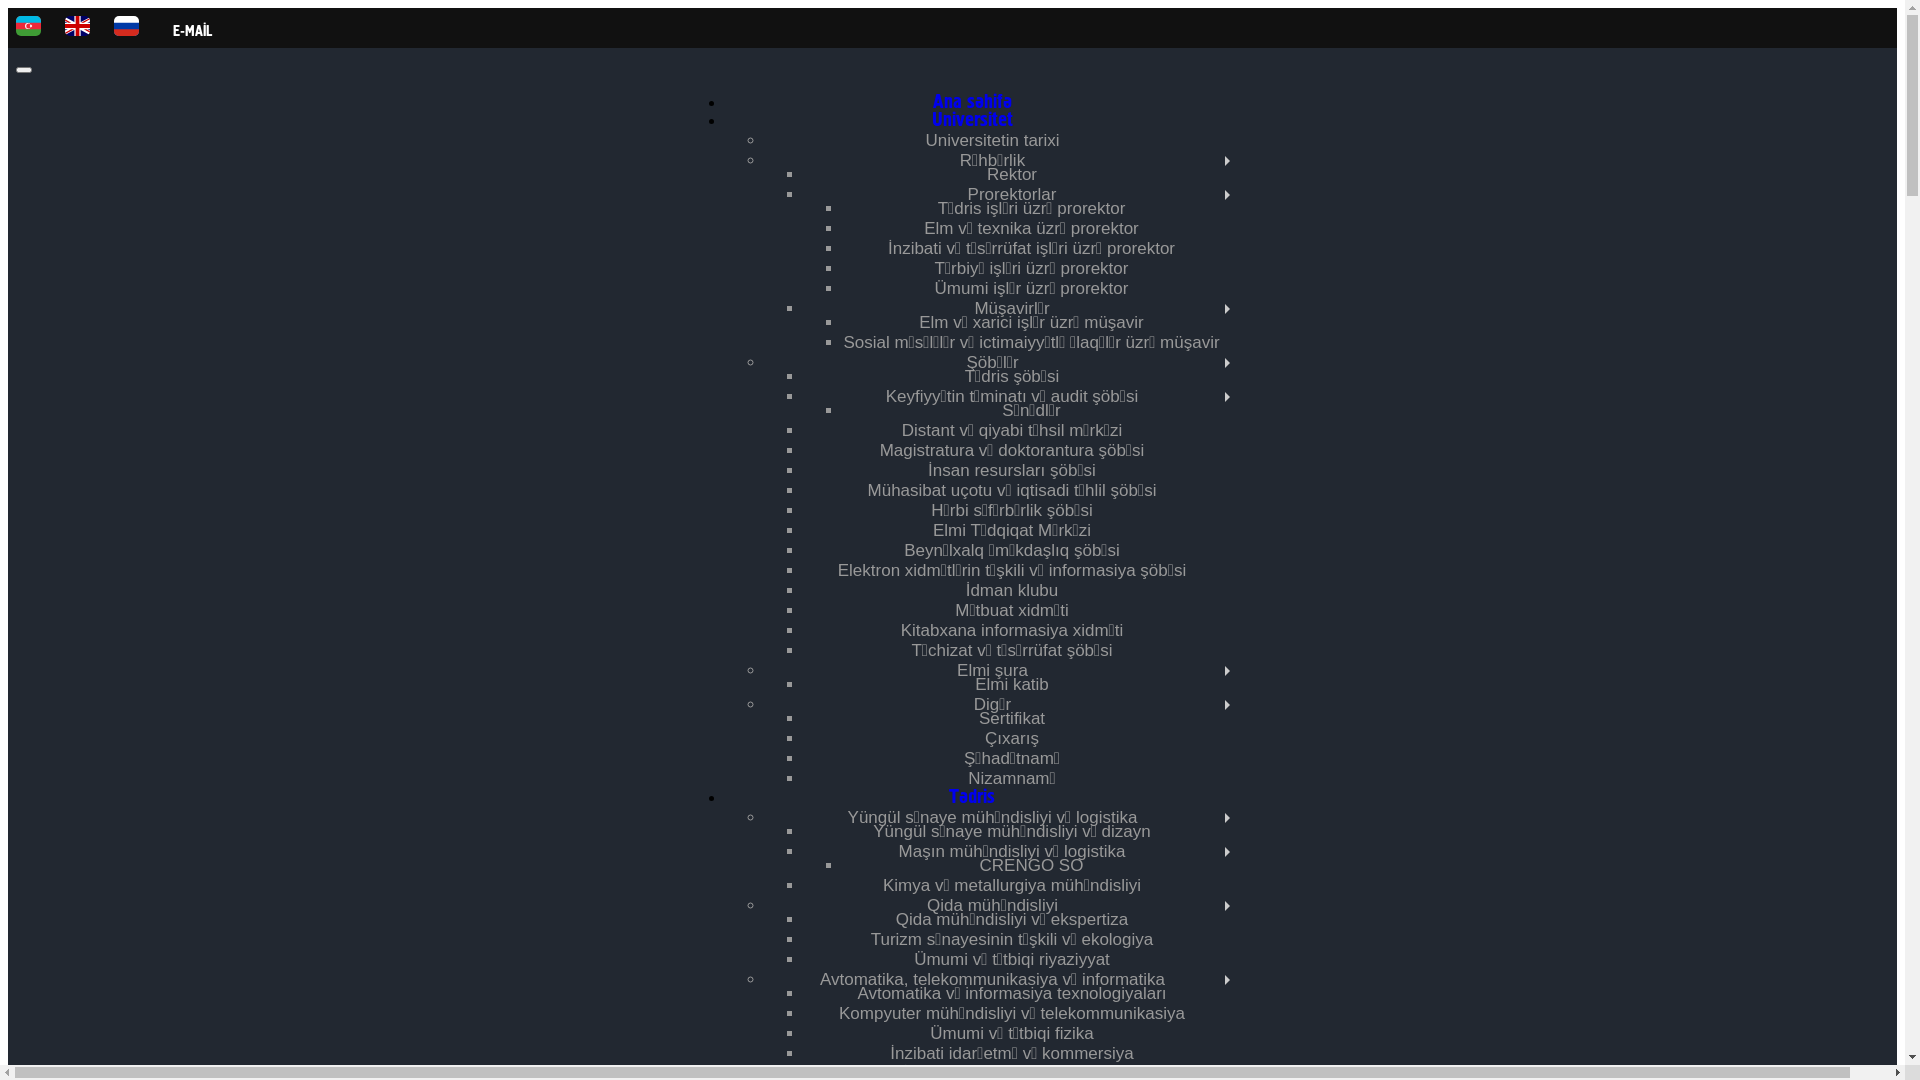 This screenshot has height=1080, width=1920. Describe the element at coordinates (979, 717) in the screenshot. I see `'Sertifikat'` at that location.